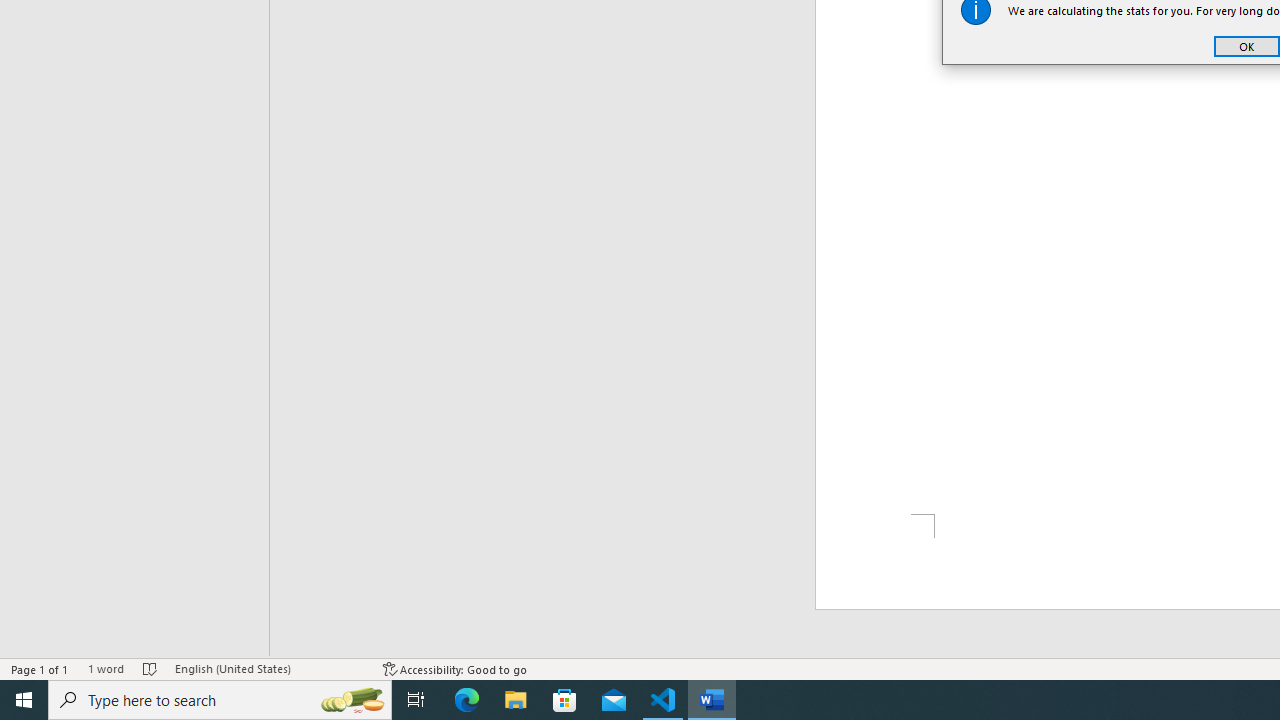 The width and height of the screenshot is (1280, 720). I want to click on 'Microsoft Edge', so click(466, 698).